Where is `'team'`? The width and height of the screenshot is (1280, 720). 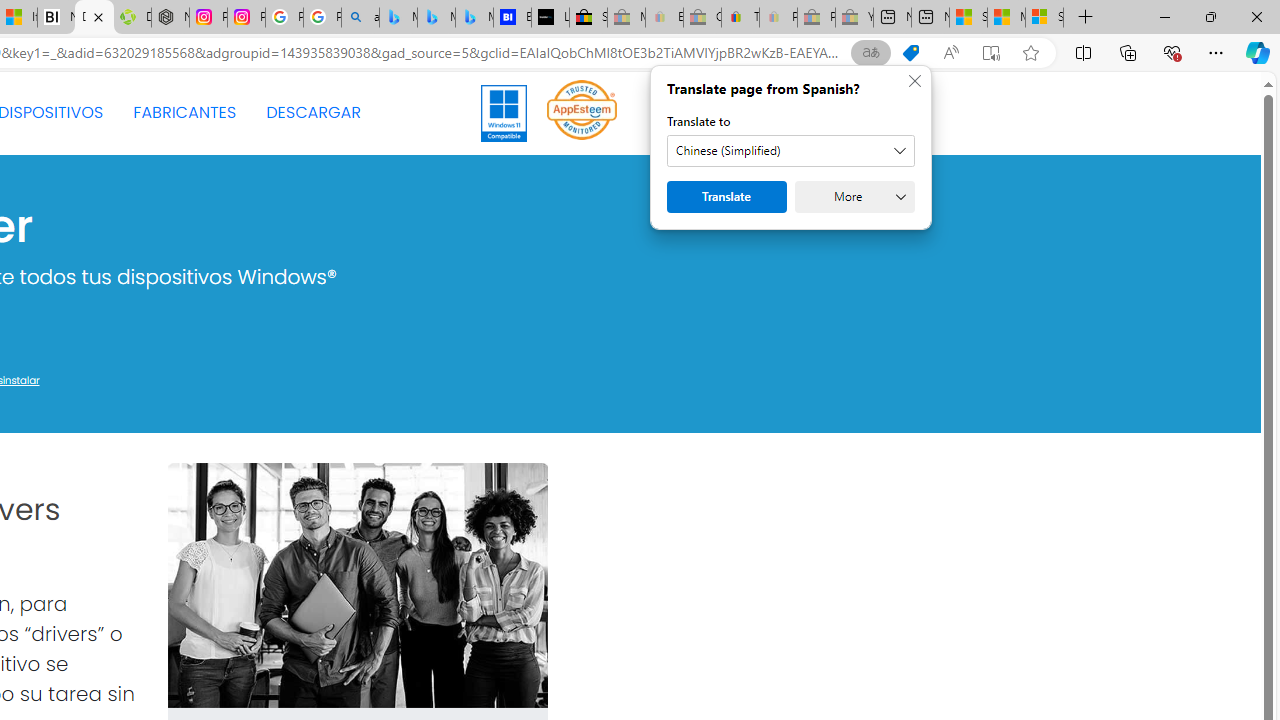 'team' is located at coordinates (357, 585).